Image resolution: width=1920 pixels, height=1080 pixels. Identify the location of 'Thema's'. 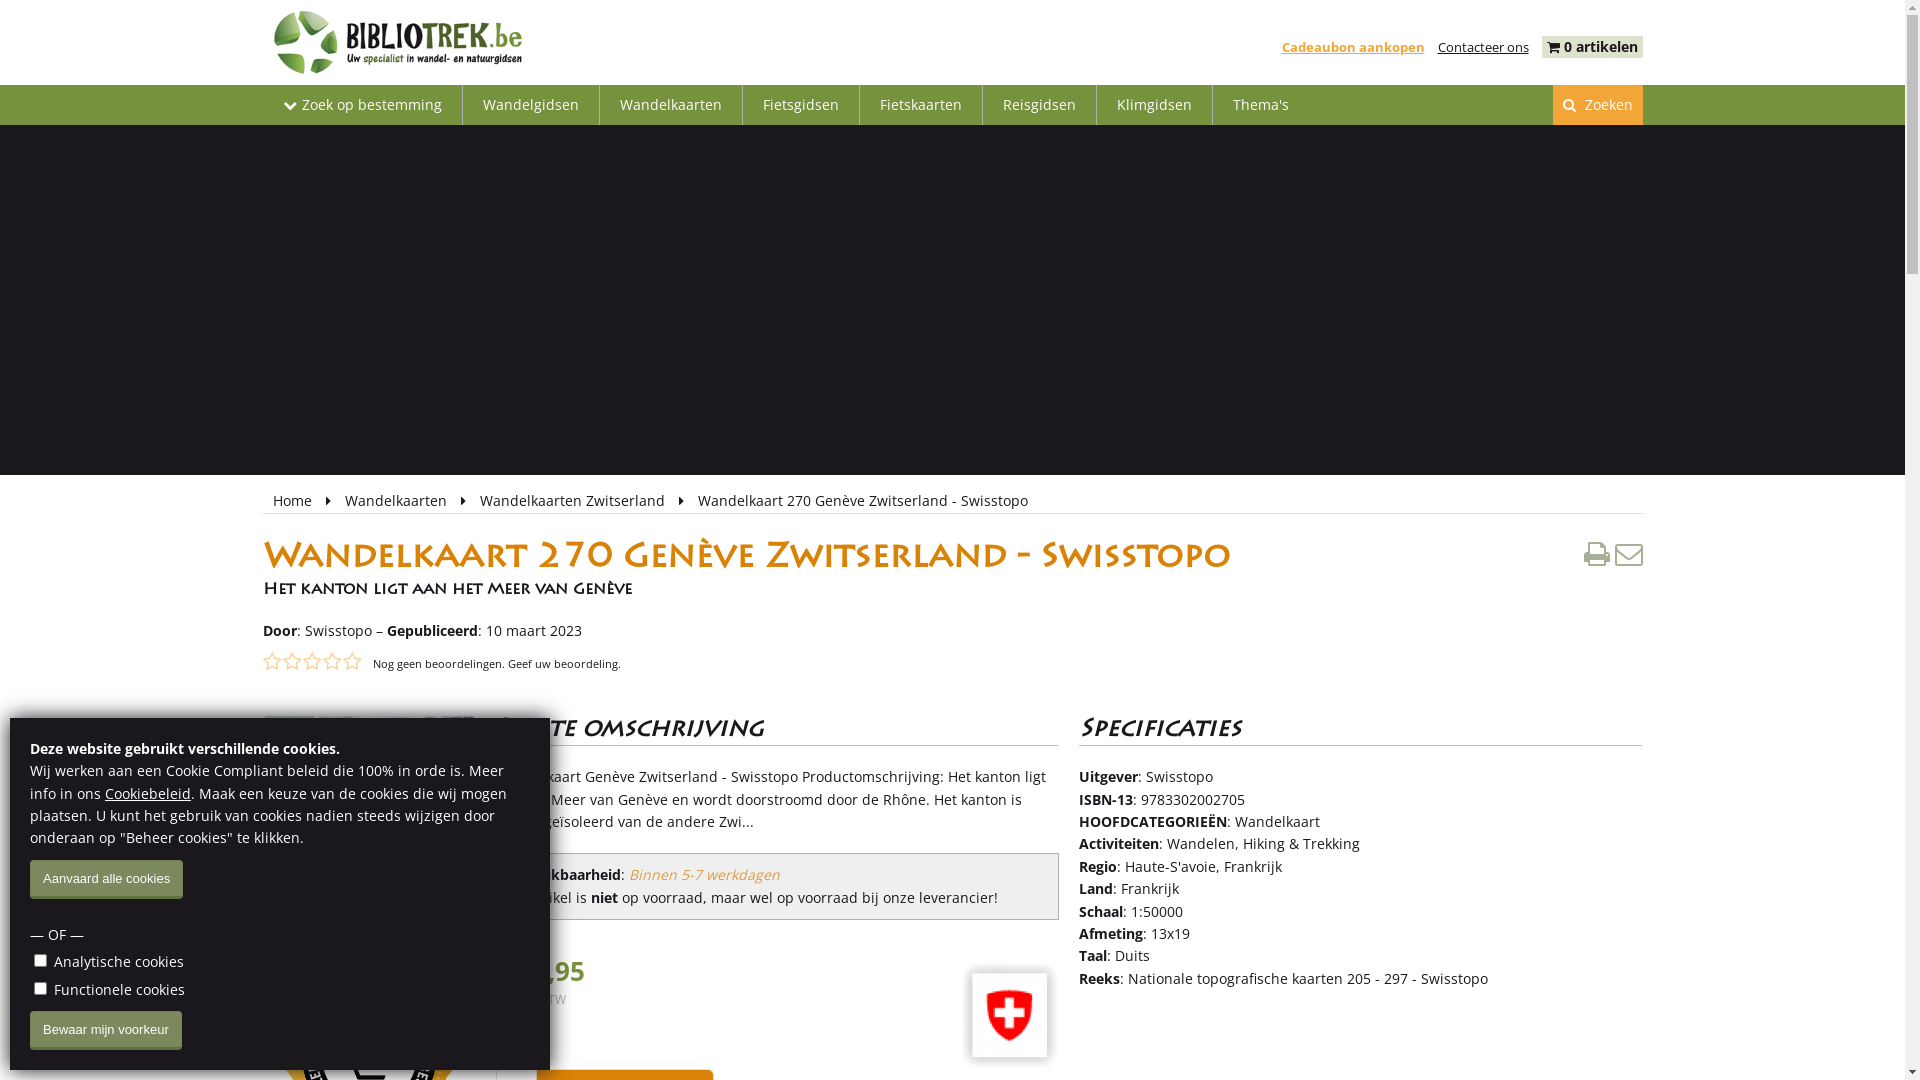
(1258, 104).